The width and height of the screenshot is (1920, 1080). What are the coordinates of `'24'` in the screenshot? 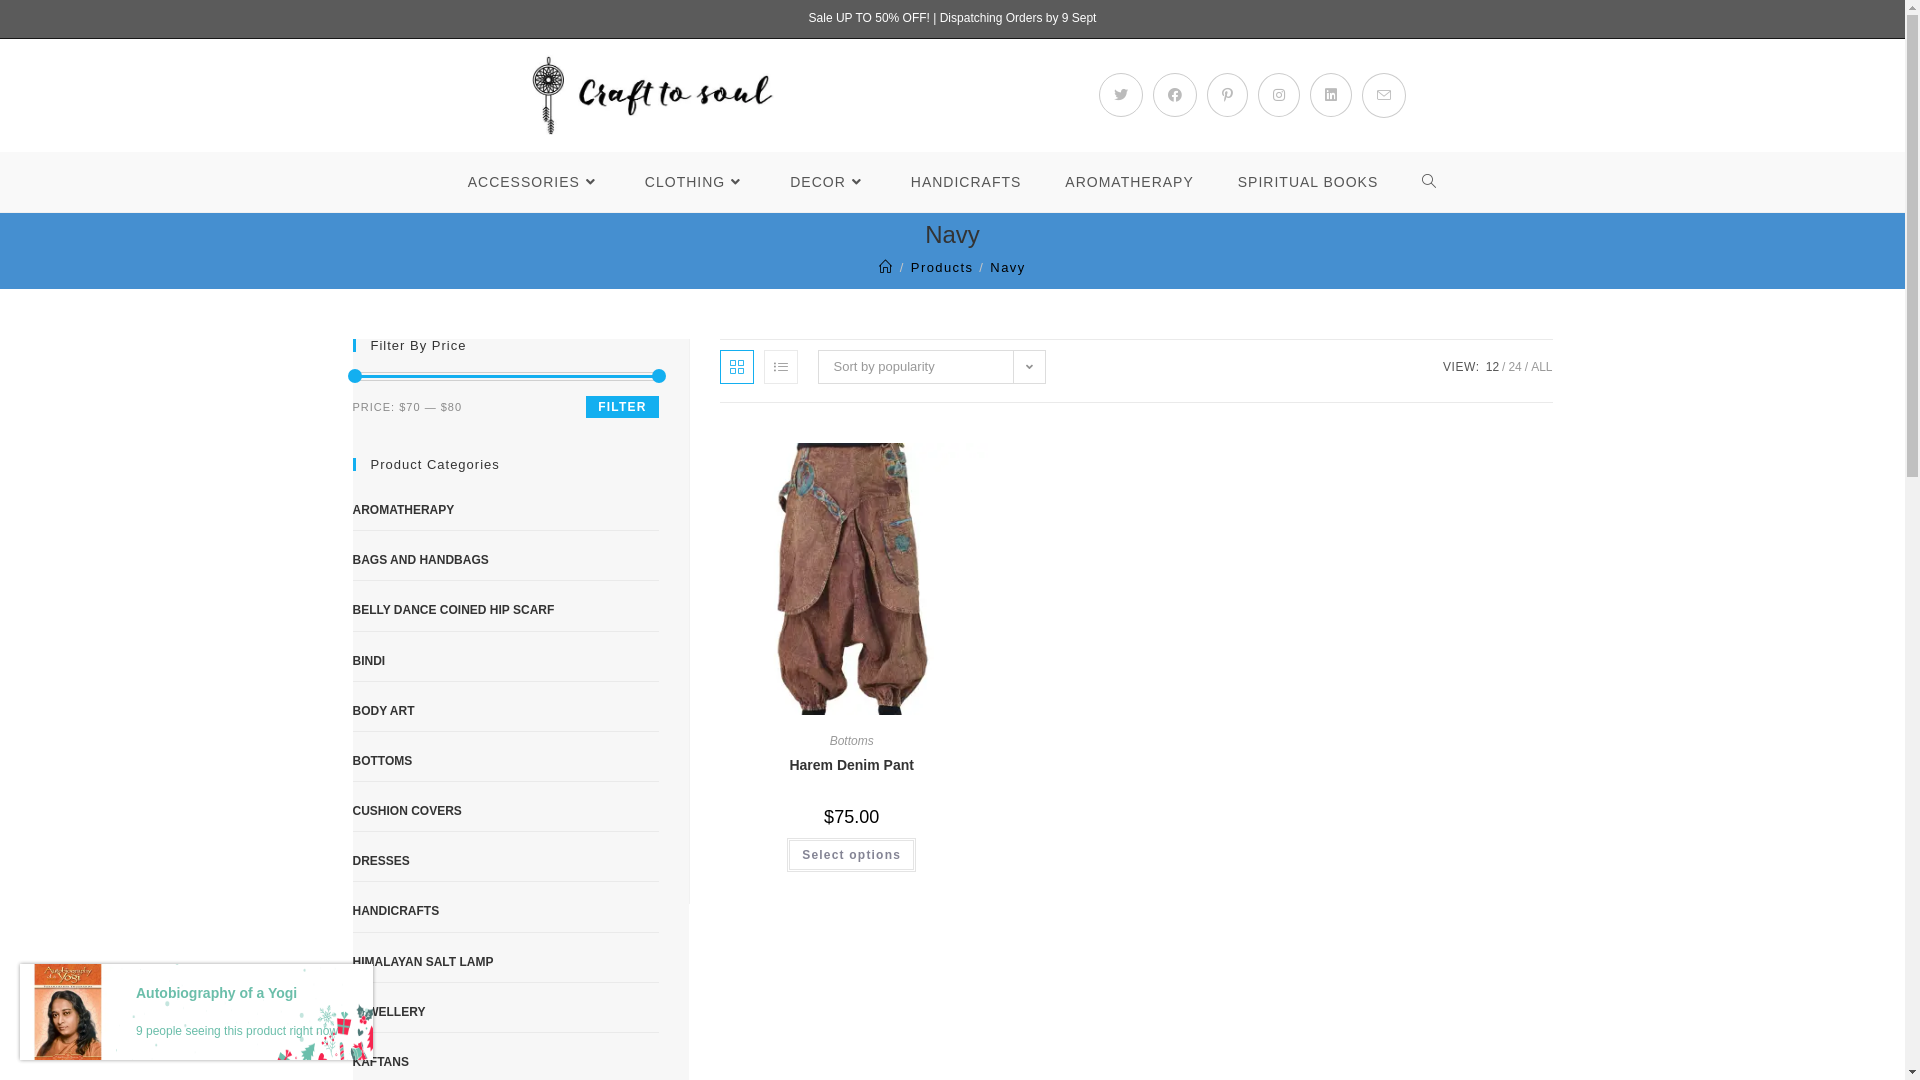 It's located at (1514, 366).